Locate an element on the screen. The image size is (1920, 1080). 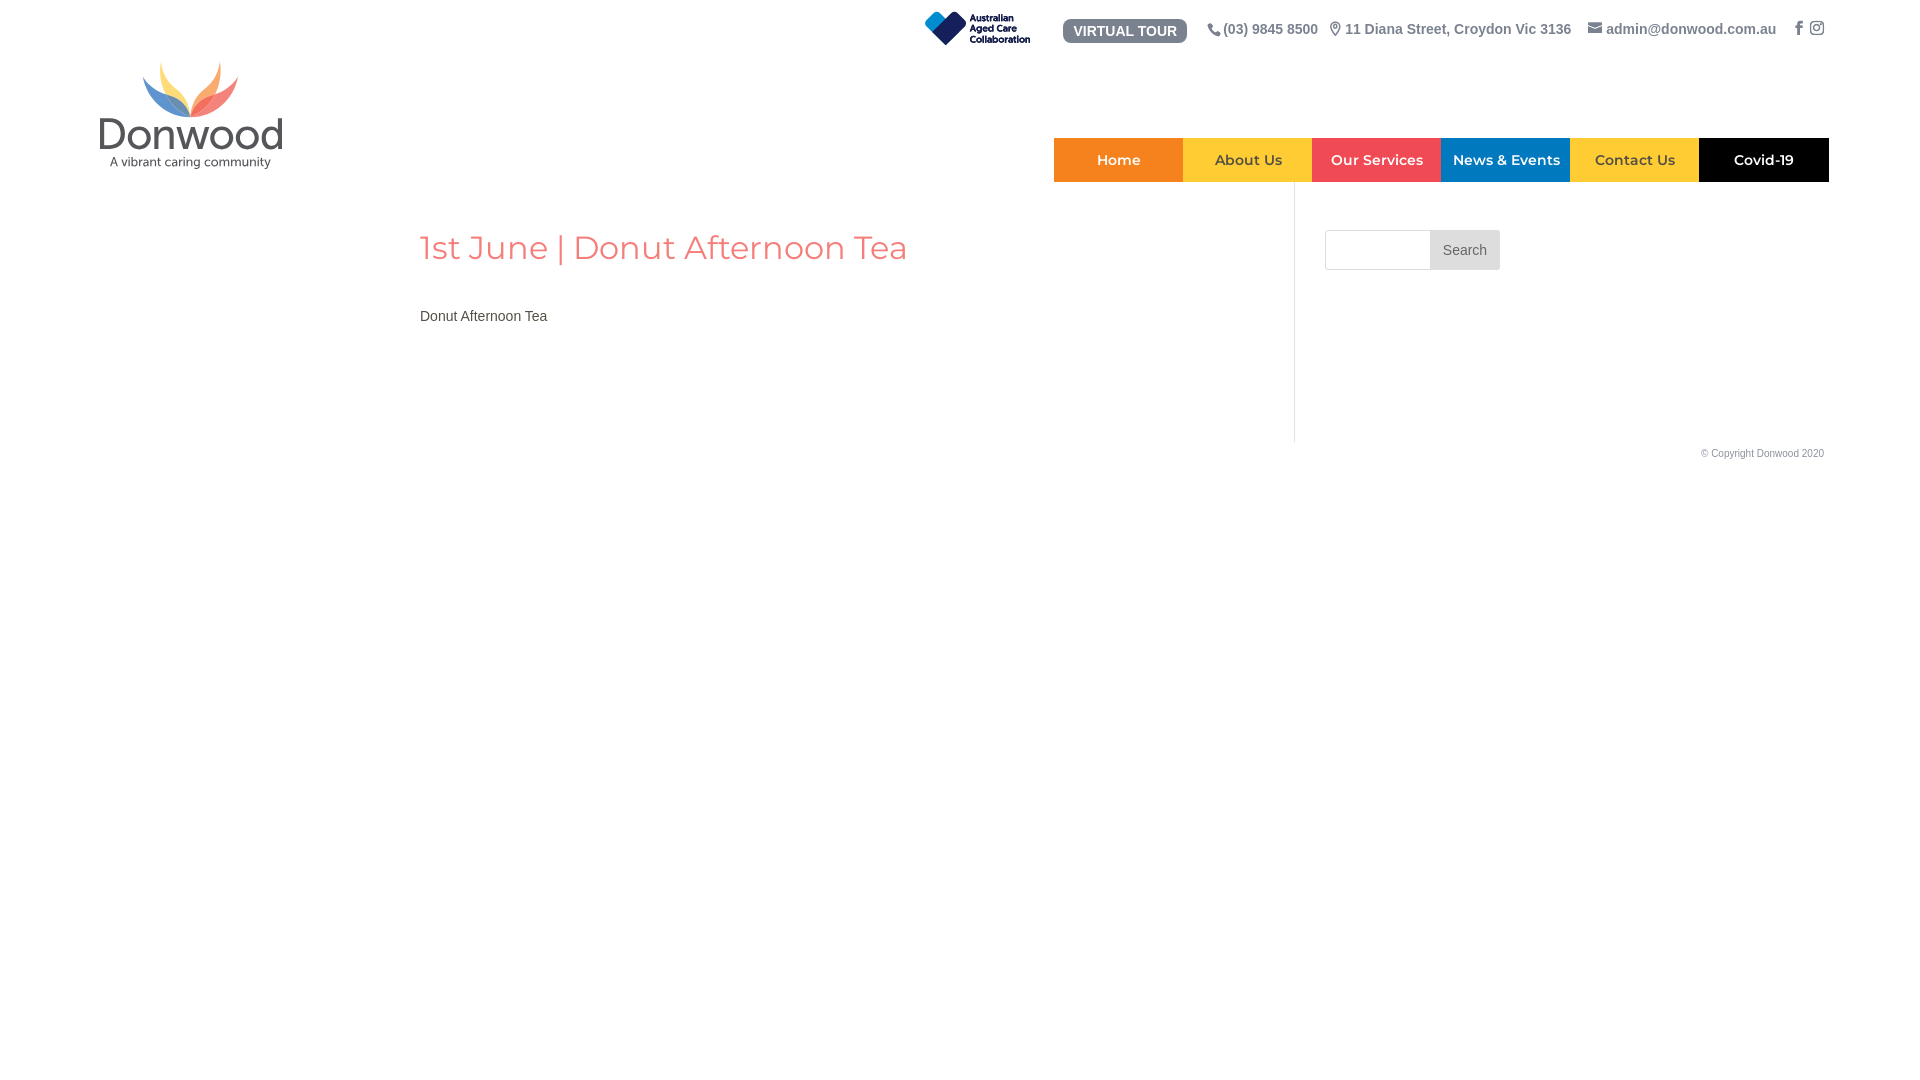
'Home' is located at coordinates (1117, 158).